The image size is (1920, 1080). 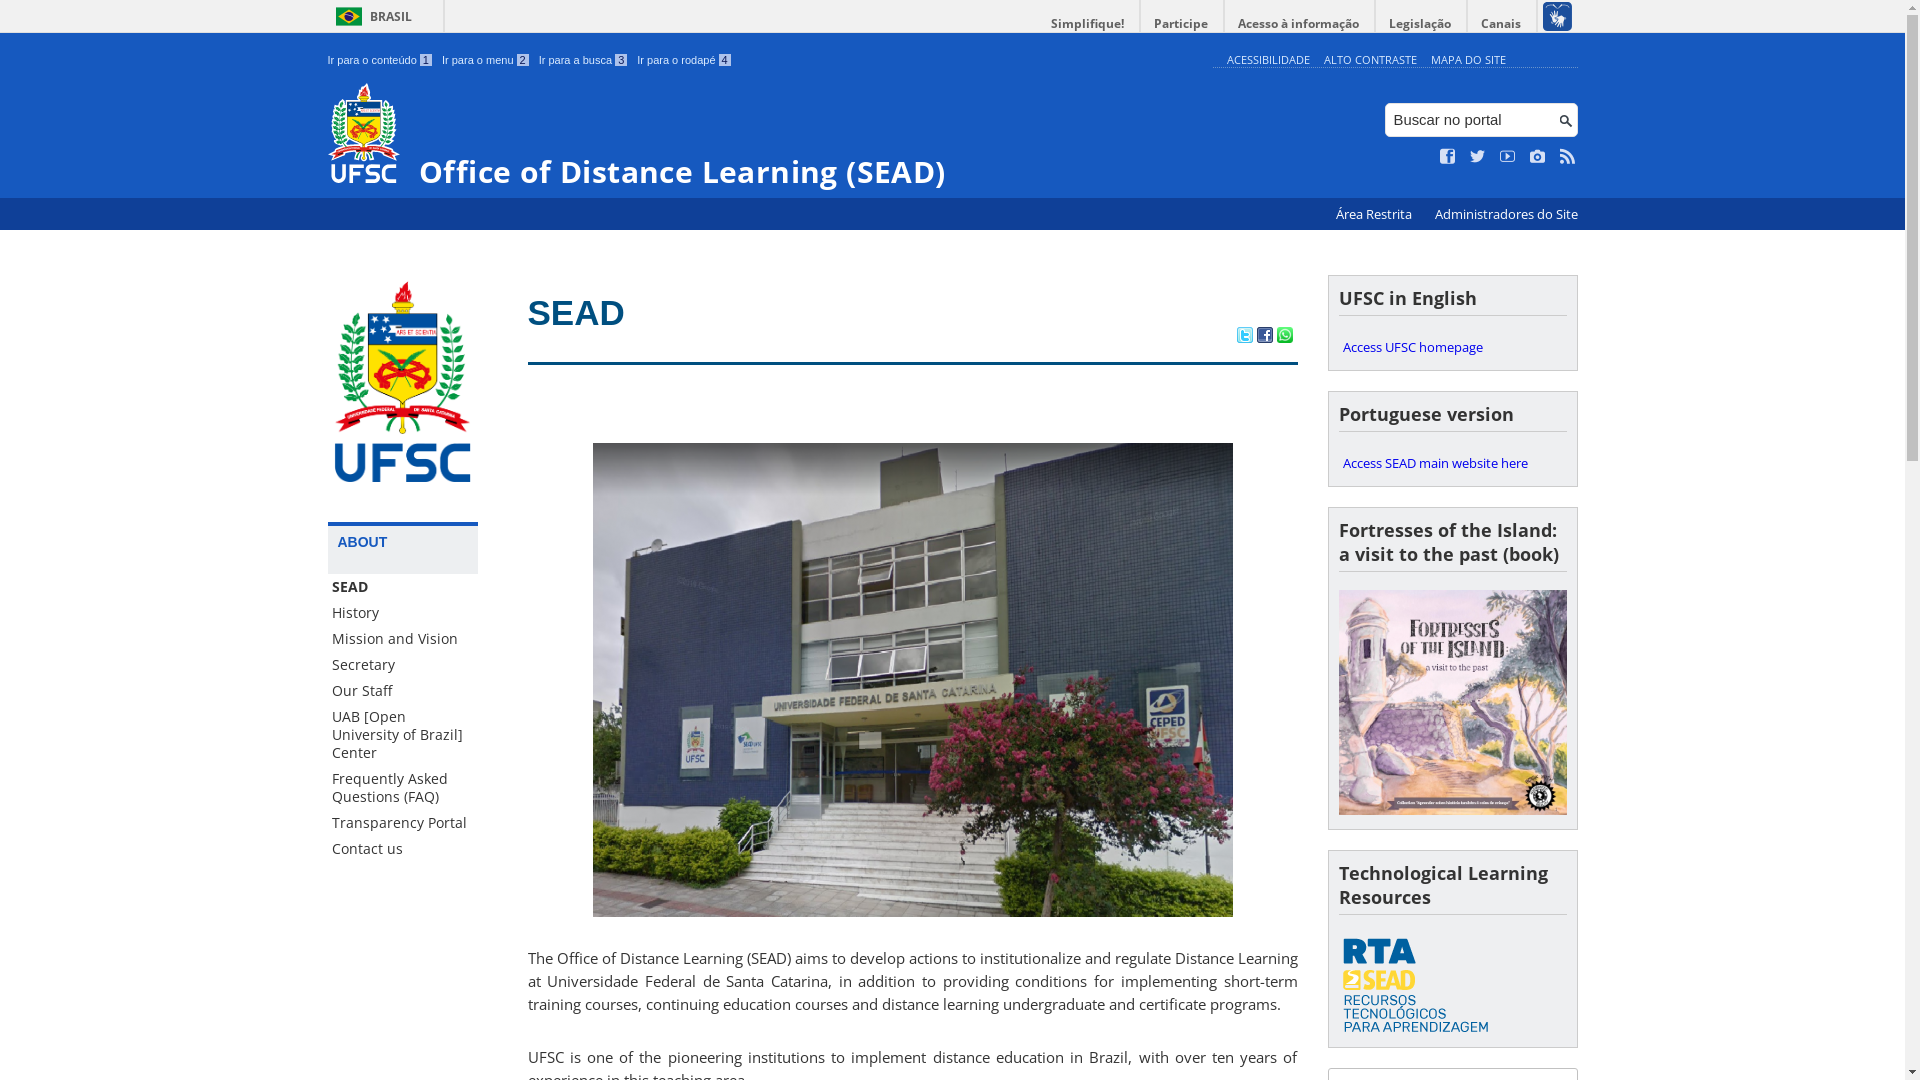 I want to click on 'Ir para a busca 3', so click(x=582, y=59).